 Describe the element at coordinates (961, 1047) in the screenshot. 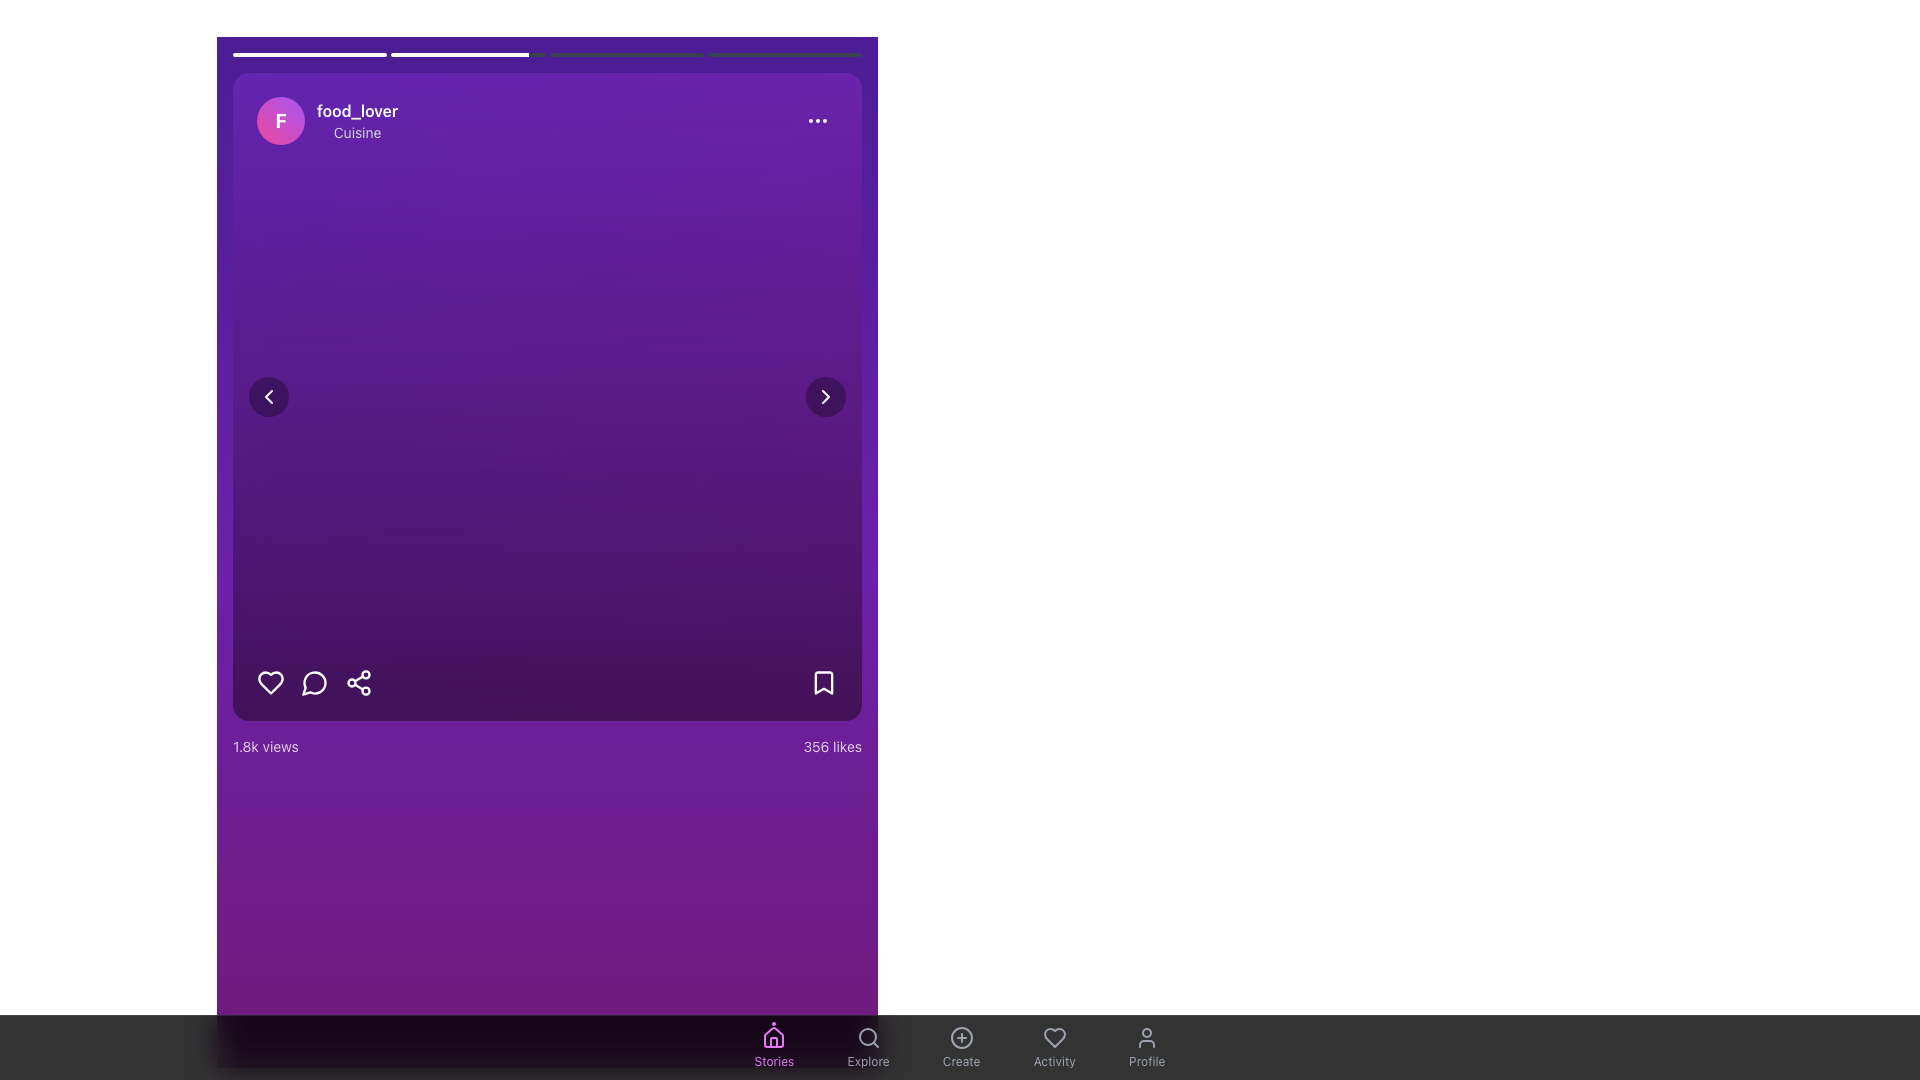

I see `the 'Create' button located in the bottom navigation bar, which features a circle with a plus sign icon and the text 'Create' below it, to initiate content creation` at that location.